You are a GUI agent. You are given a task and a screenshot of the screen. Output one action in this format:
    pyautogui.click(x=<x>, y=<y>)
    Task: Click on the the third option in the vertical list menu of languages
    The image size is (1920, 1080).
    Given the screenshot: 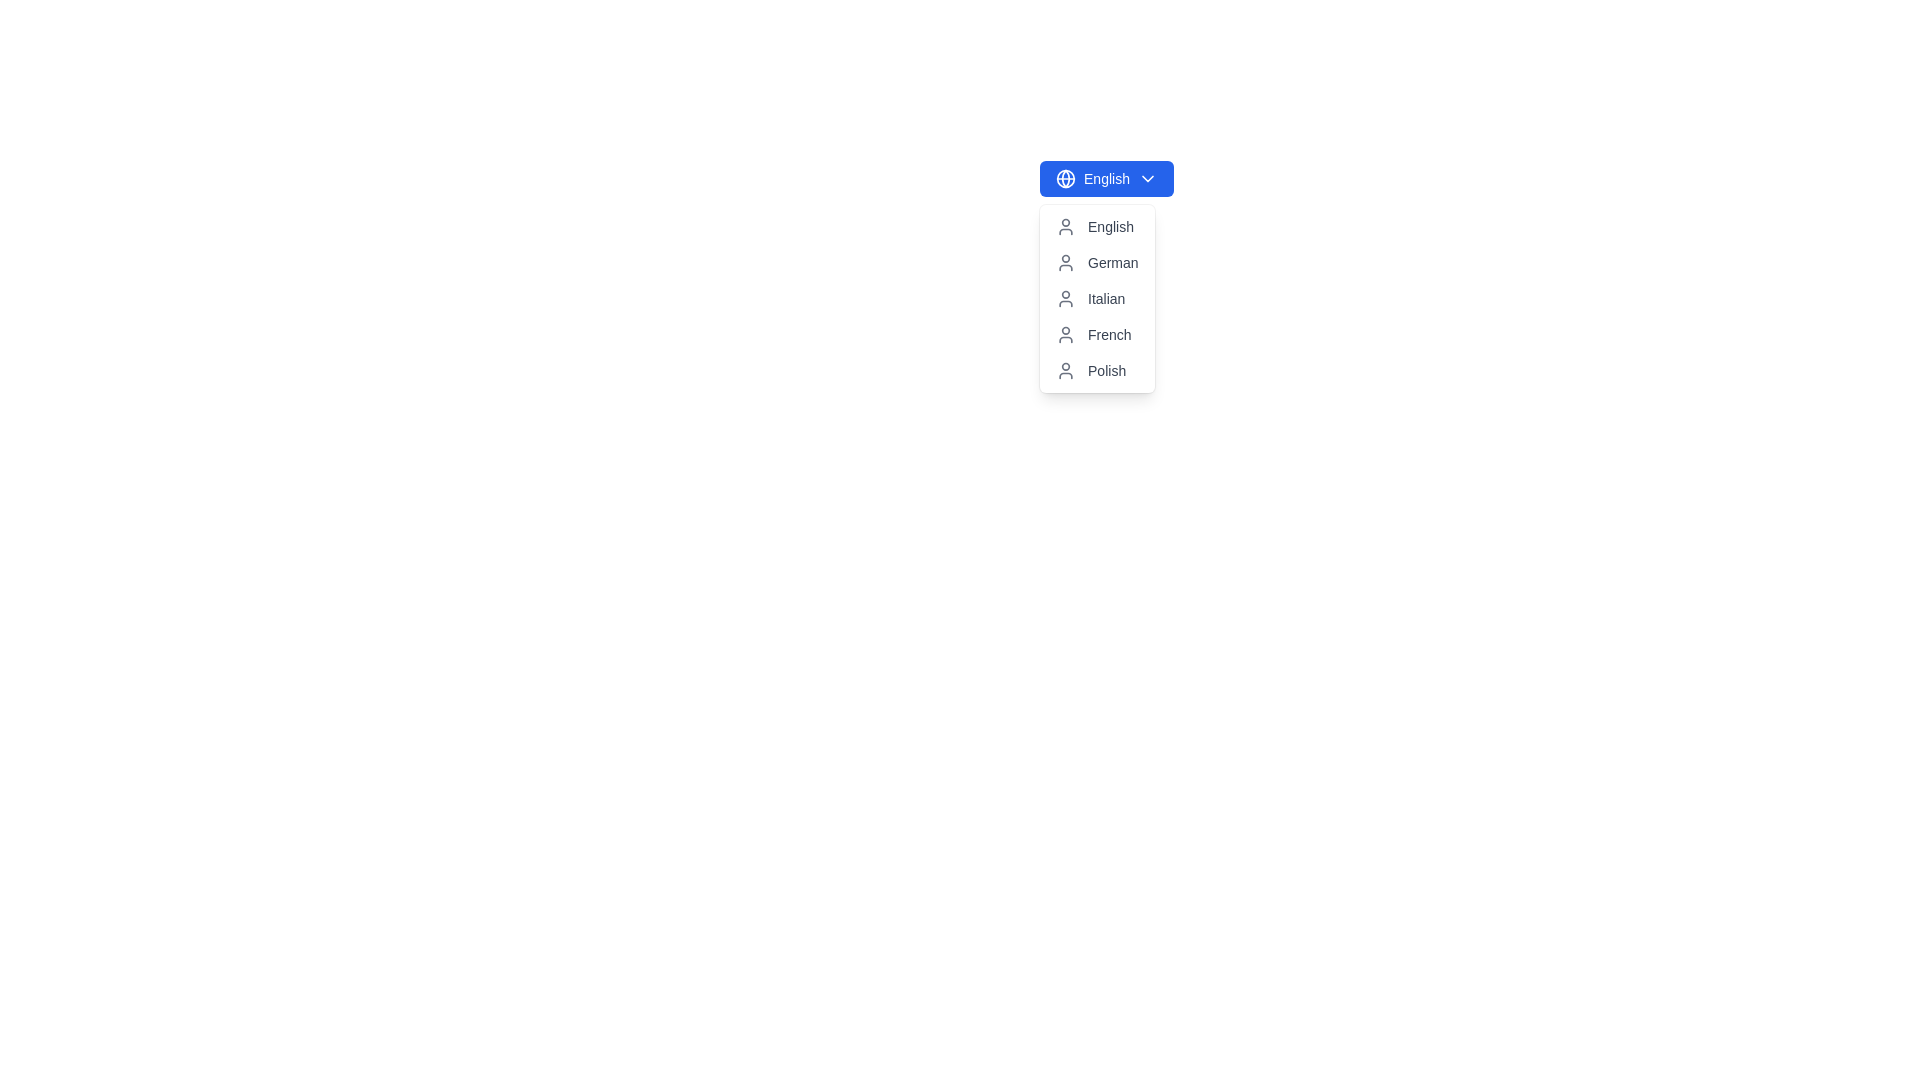 What is the action you would take?
    pyautogui.click(x=1096, y=299)
    